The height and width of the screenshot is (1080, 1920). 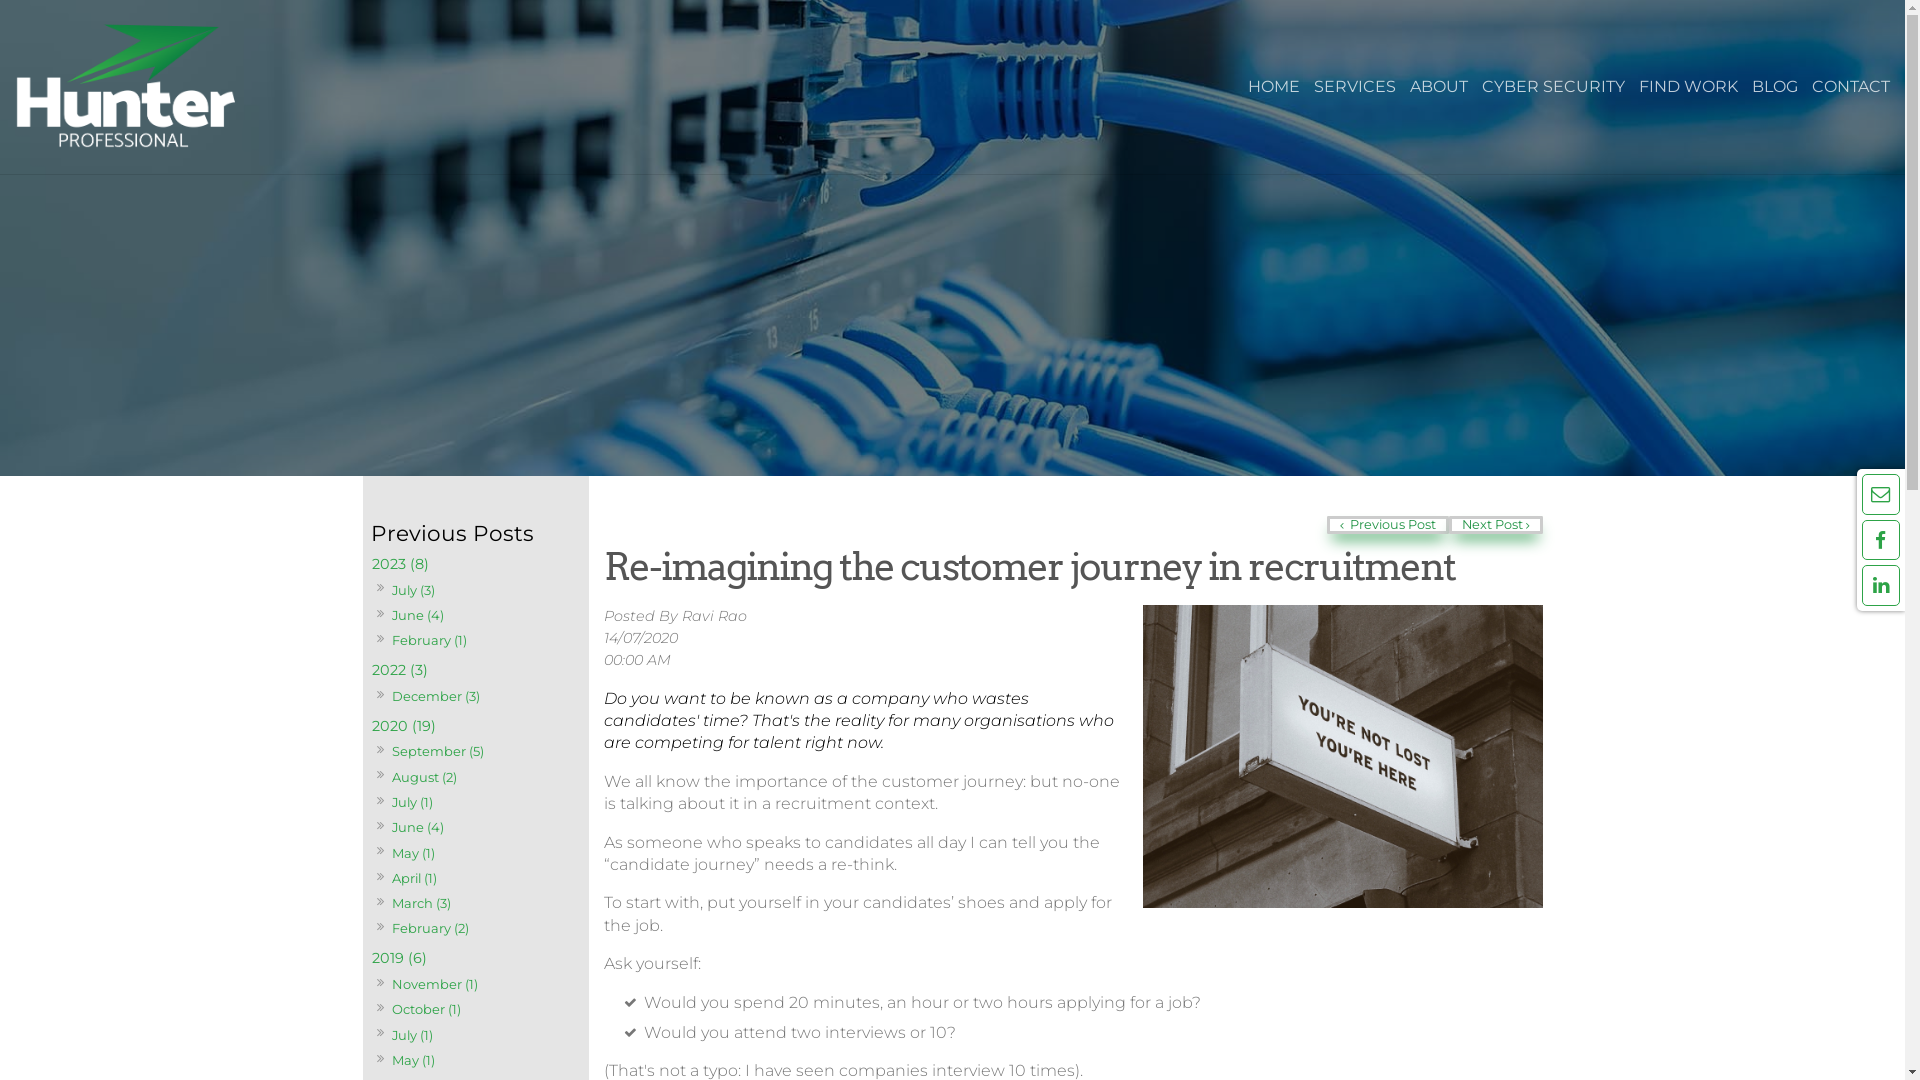 I want to click on 'CYBER SECURITY', so click(x=1552, y=86).